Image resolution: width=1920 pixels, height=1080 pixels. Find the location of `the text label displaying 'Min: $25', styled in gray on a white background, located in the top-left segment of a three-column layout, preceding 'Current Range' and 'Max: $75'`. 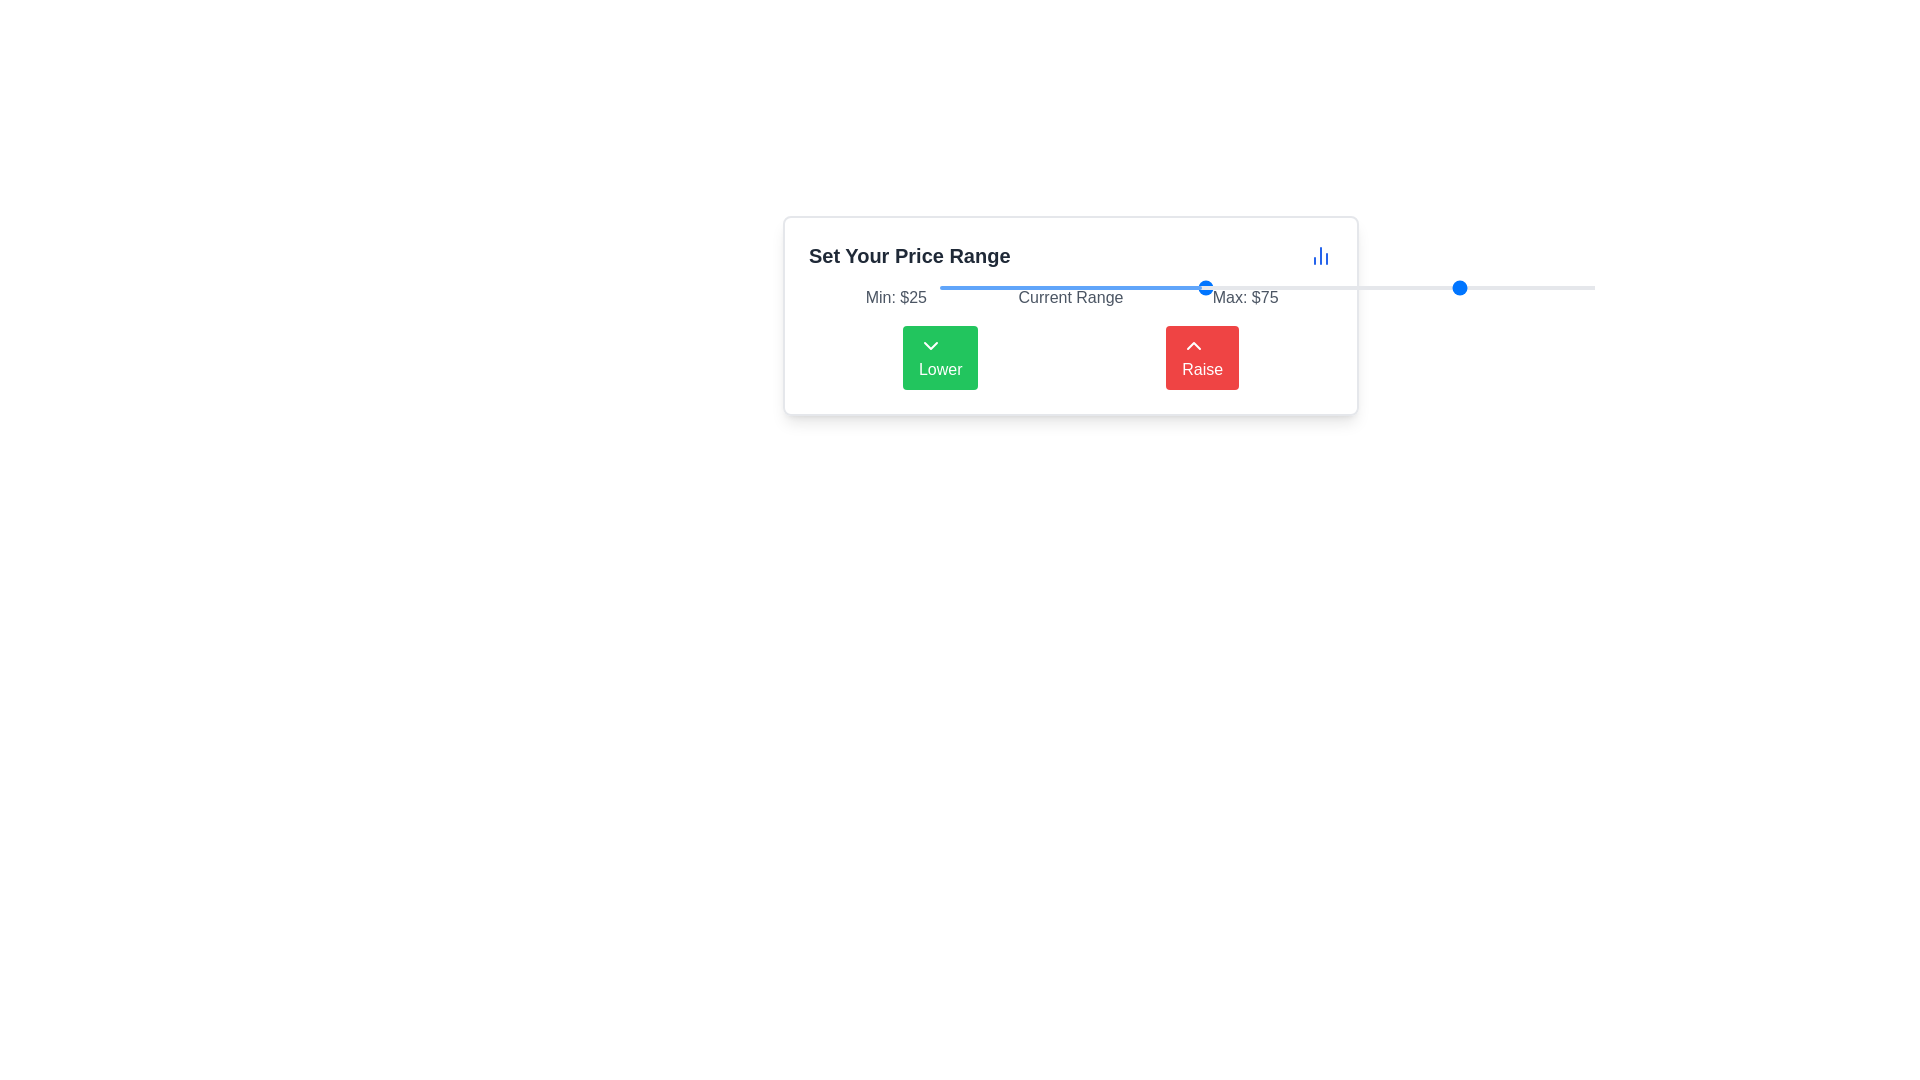

the text label displaying 'Min: $25', styled in gray on a white background, located in the top-left segment of a three-column layout, preceding 'Current Range' and 'Max: $75' is located at coordinates (895, 297).